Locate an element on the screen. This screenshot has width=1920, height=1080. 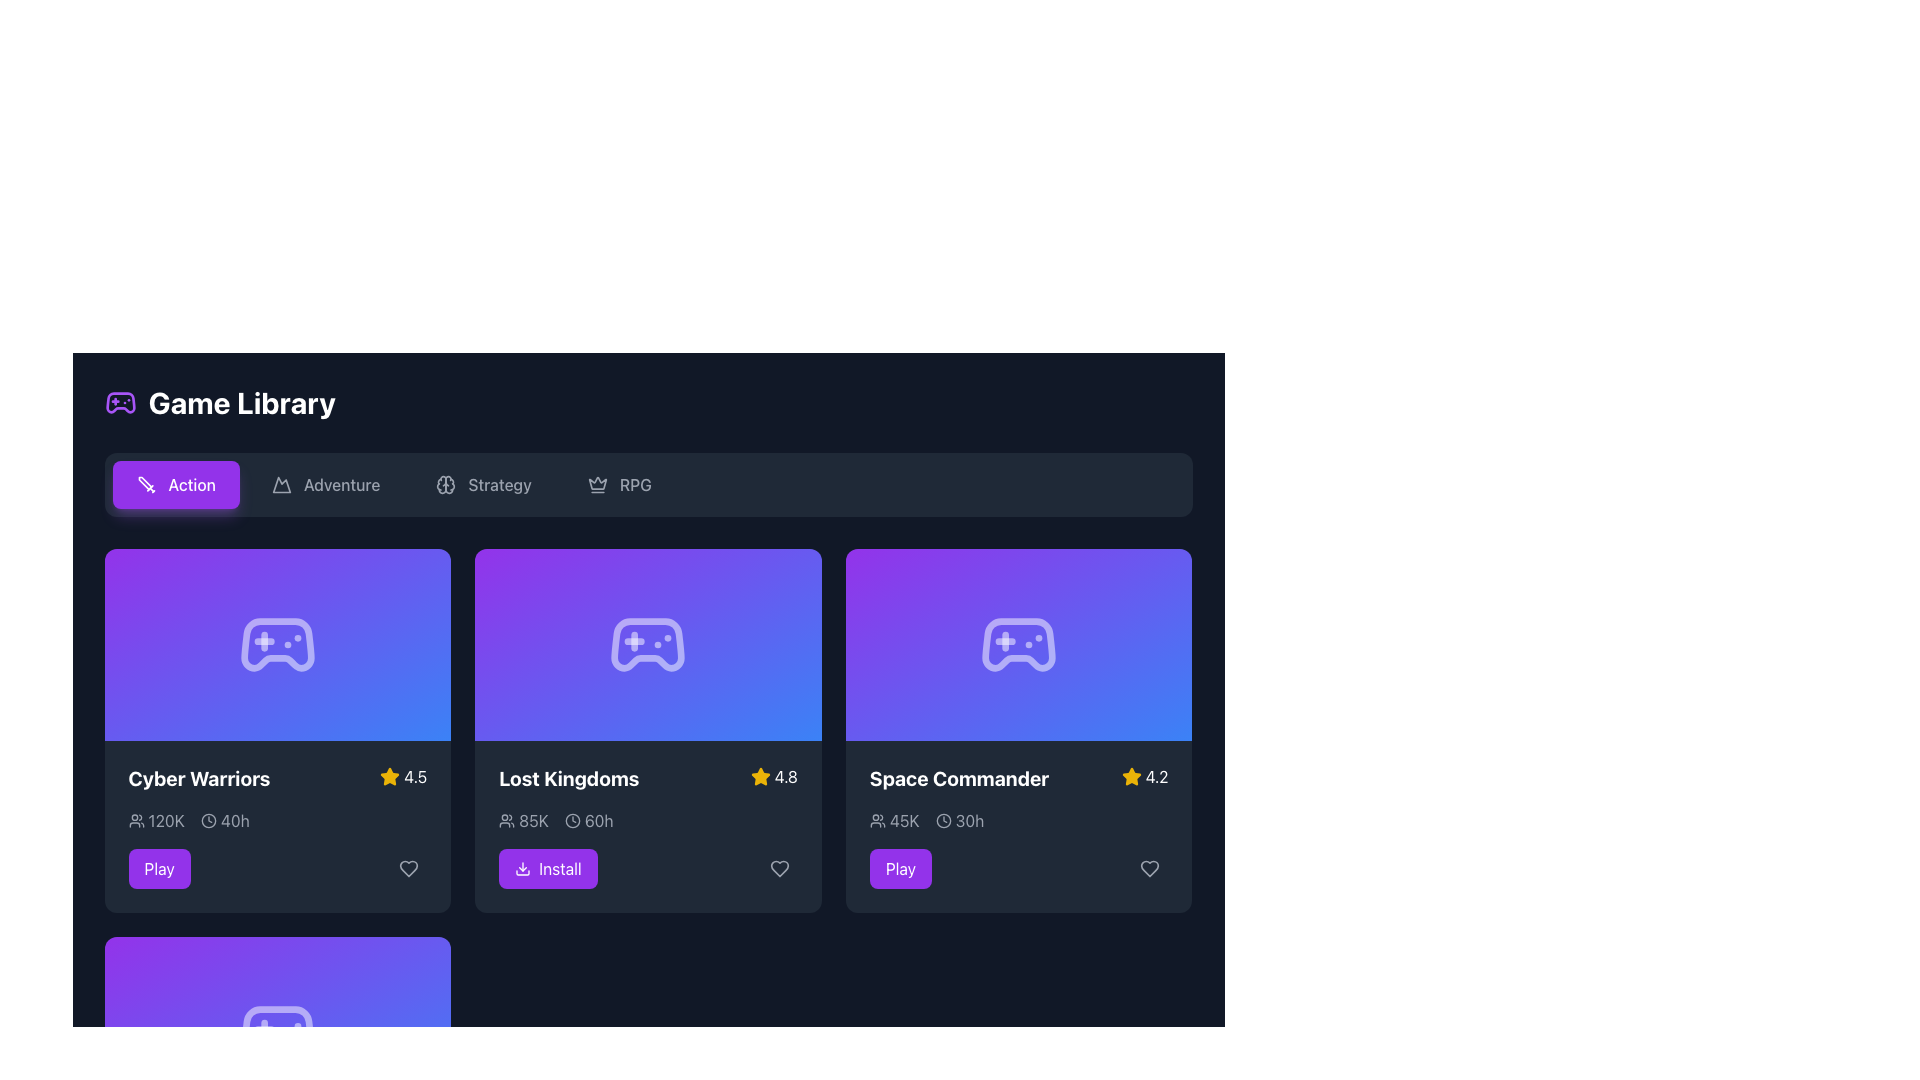
the Icon-text group indicating the approximate number of hours required to complete the associated entry in the 'Space Commander' section of the game cards is located at coordinates (960, 821).